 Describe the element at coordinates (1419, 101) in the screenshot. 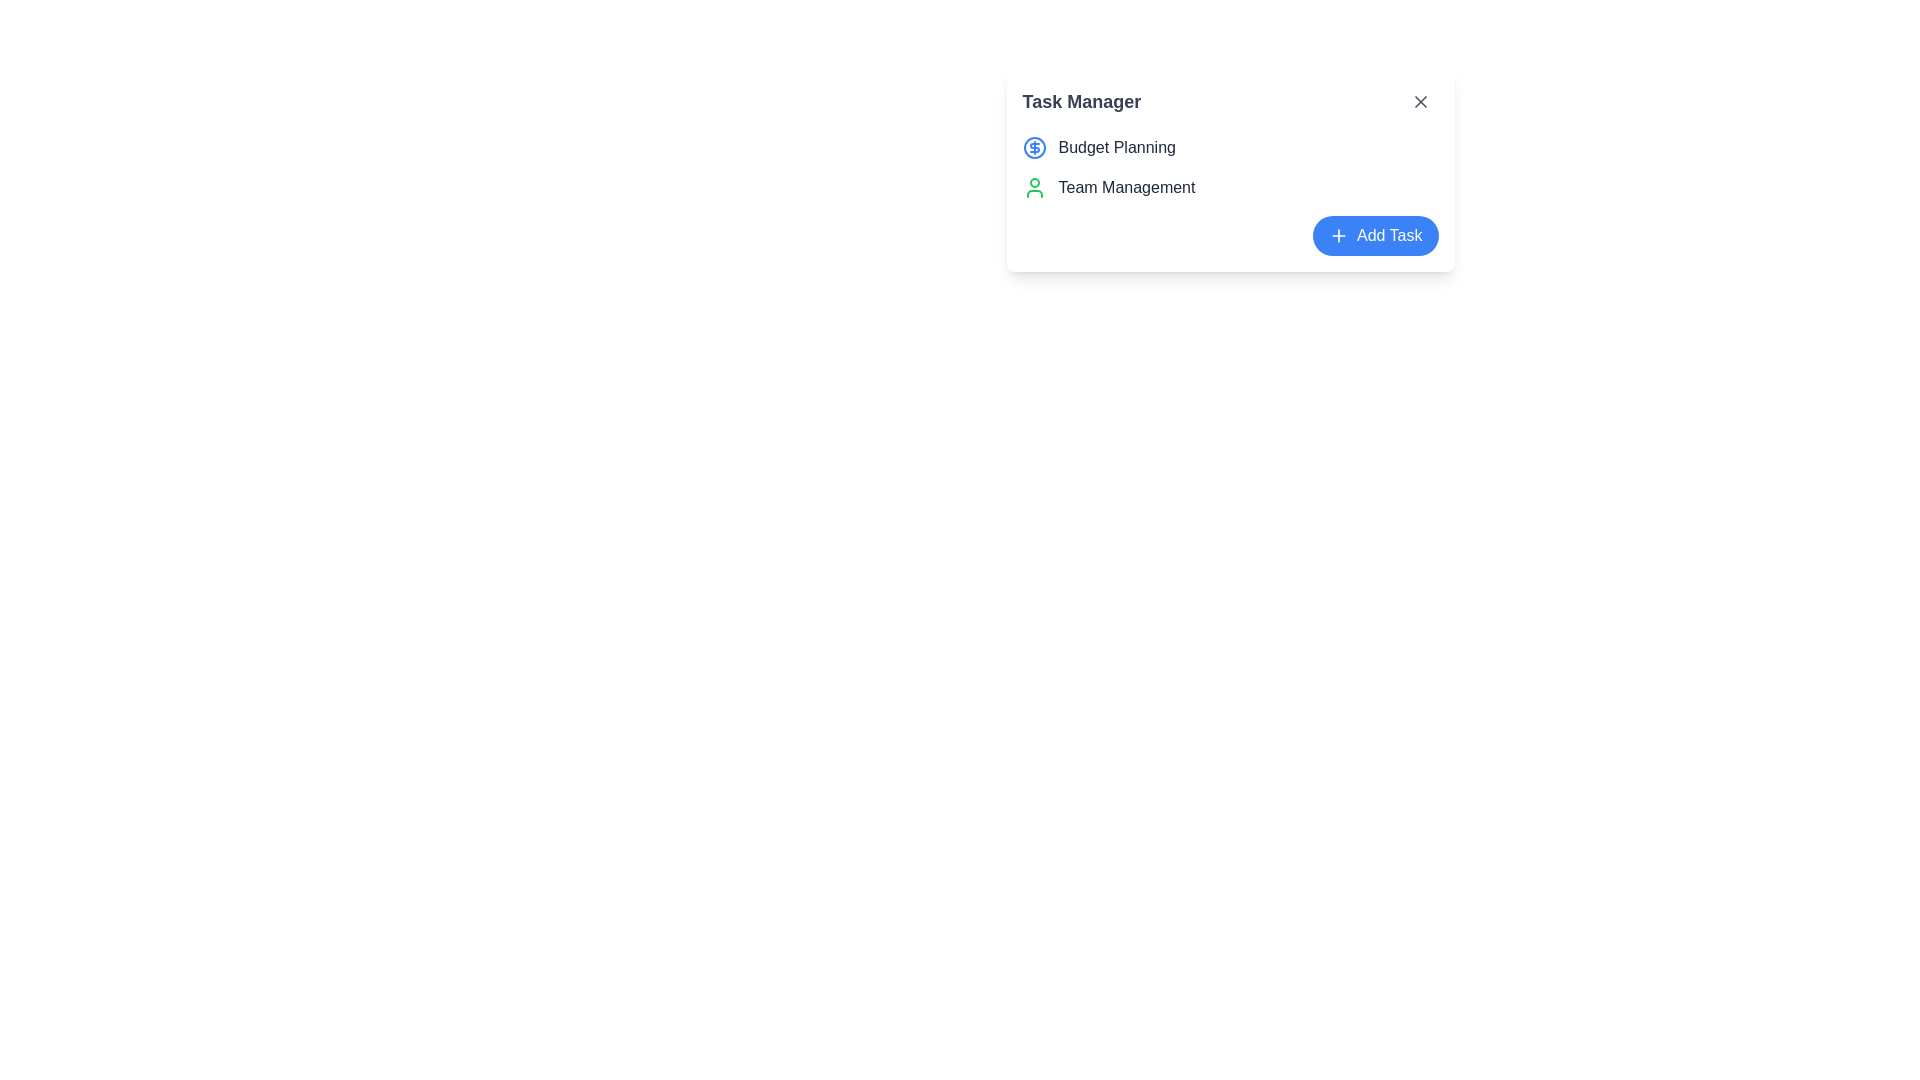

I see `the small square button with a gray border containing an 'X' icon located at the top-right corner of the 'Task Manager' panel to observe any hover effects` at that location.